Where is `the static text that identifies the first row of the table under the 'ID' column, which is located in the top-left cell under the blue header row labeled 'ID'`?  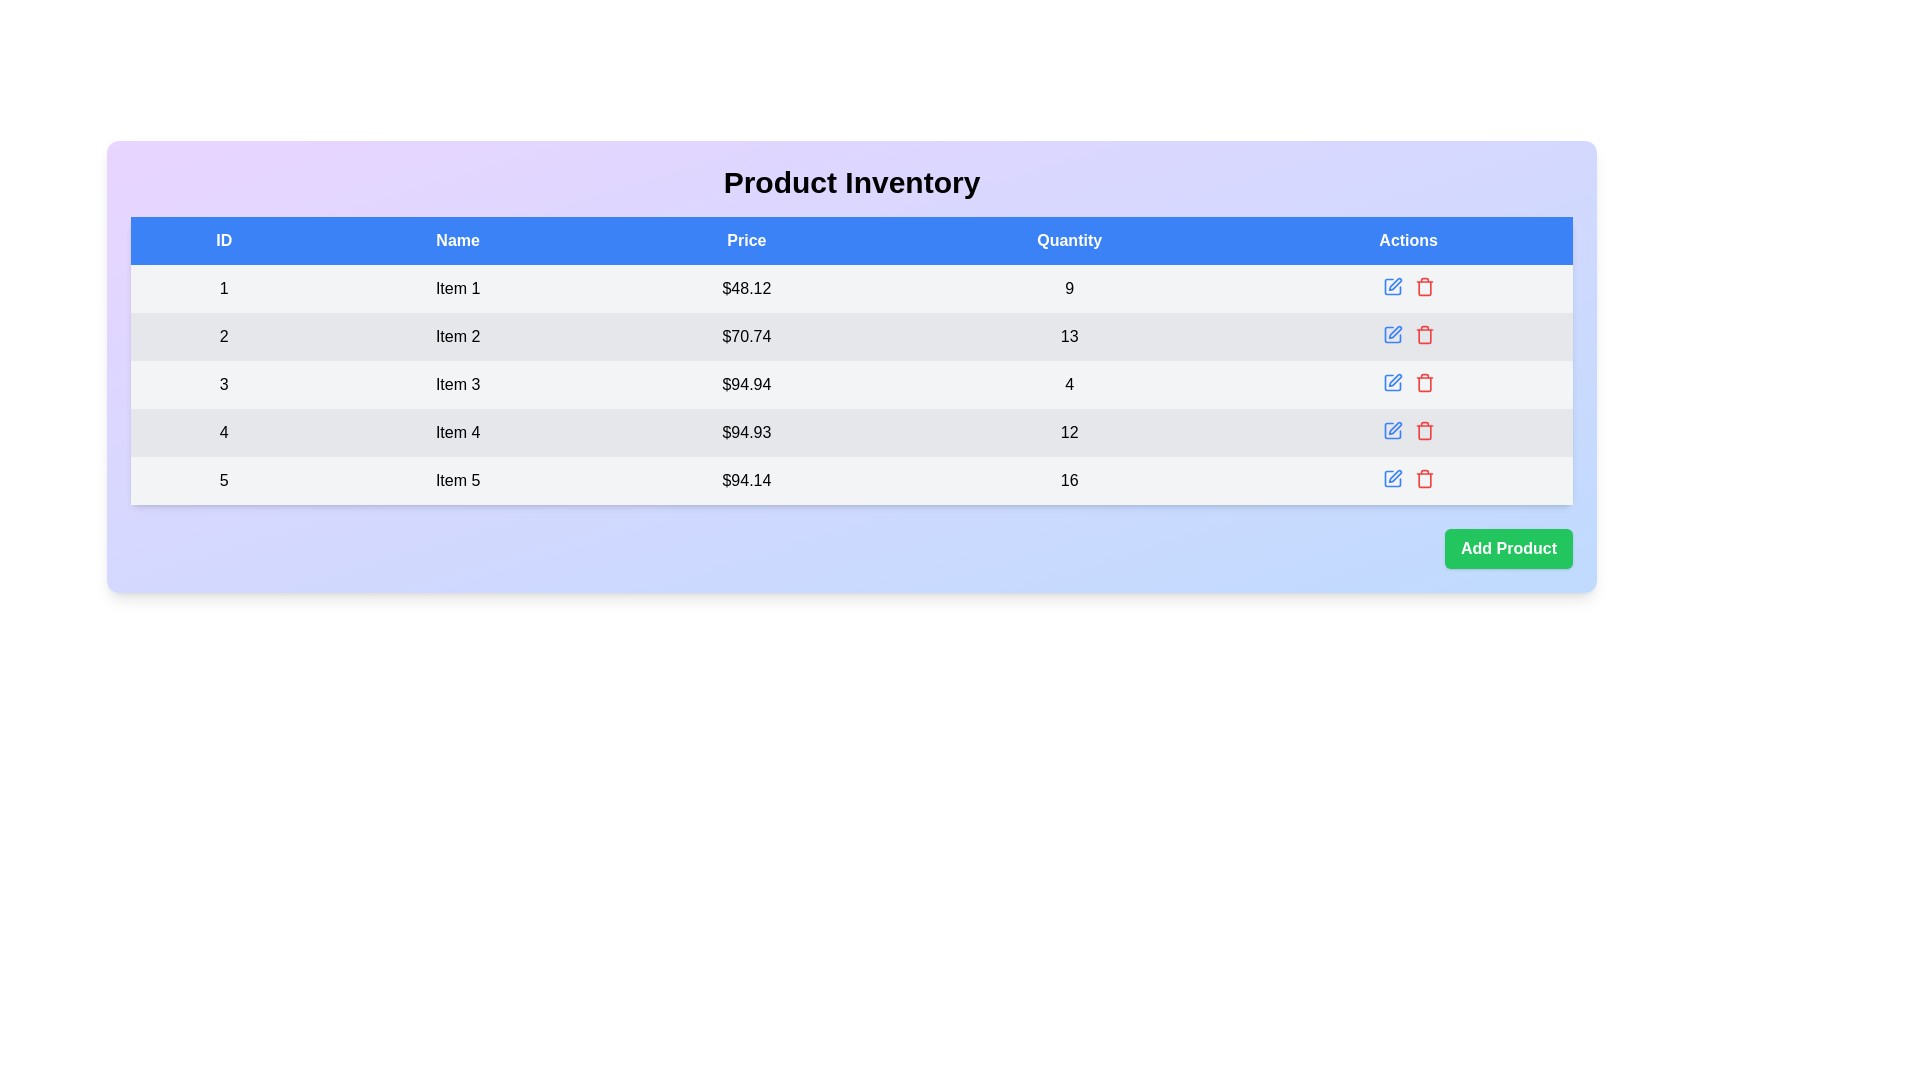
the static text that identifies the first row of the table under the 'ID' column, which is located in the top-left cell under the blue header row labeled 'ID' is located at coordinates (224, 289).